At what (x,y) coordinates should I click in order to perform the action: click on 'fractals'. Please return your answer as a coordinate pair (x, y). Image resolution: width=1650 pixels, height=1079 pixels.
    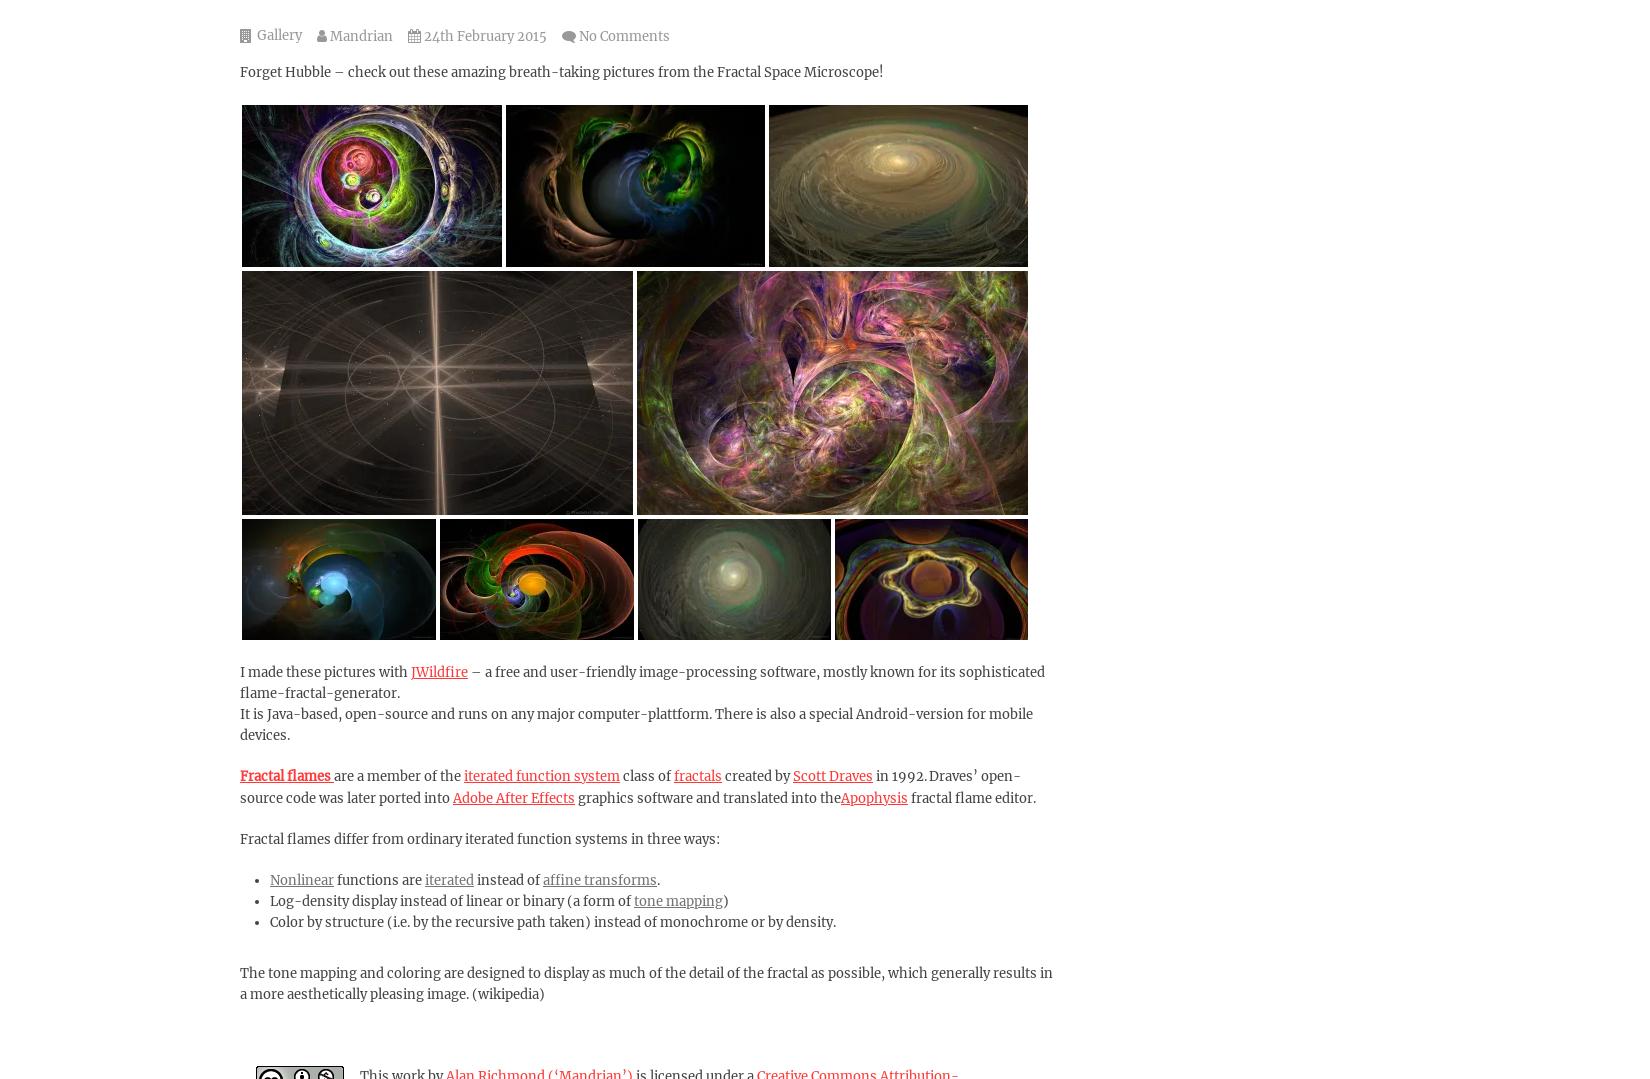
    Looking at the image, I should click on (696, 776).